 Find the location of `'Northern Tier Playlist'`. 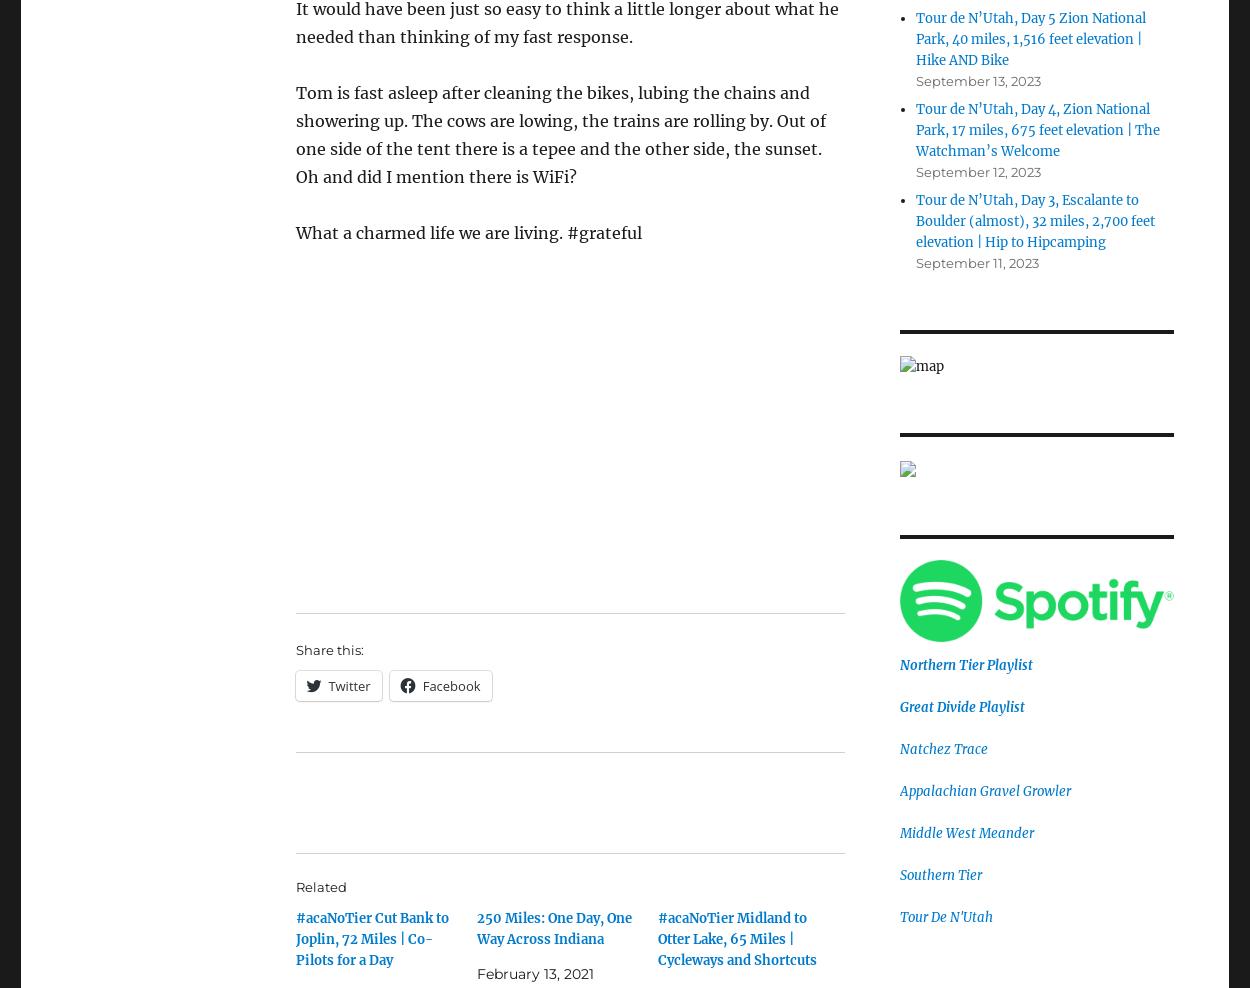

'Northern Tier Playlist' is located at coordinates (964, 664).